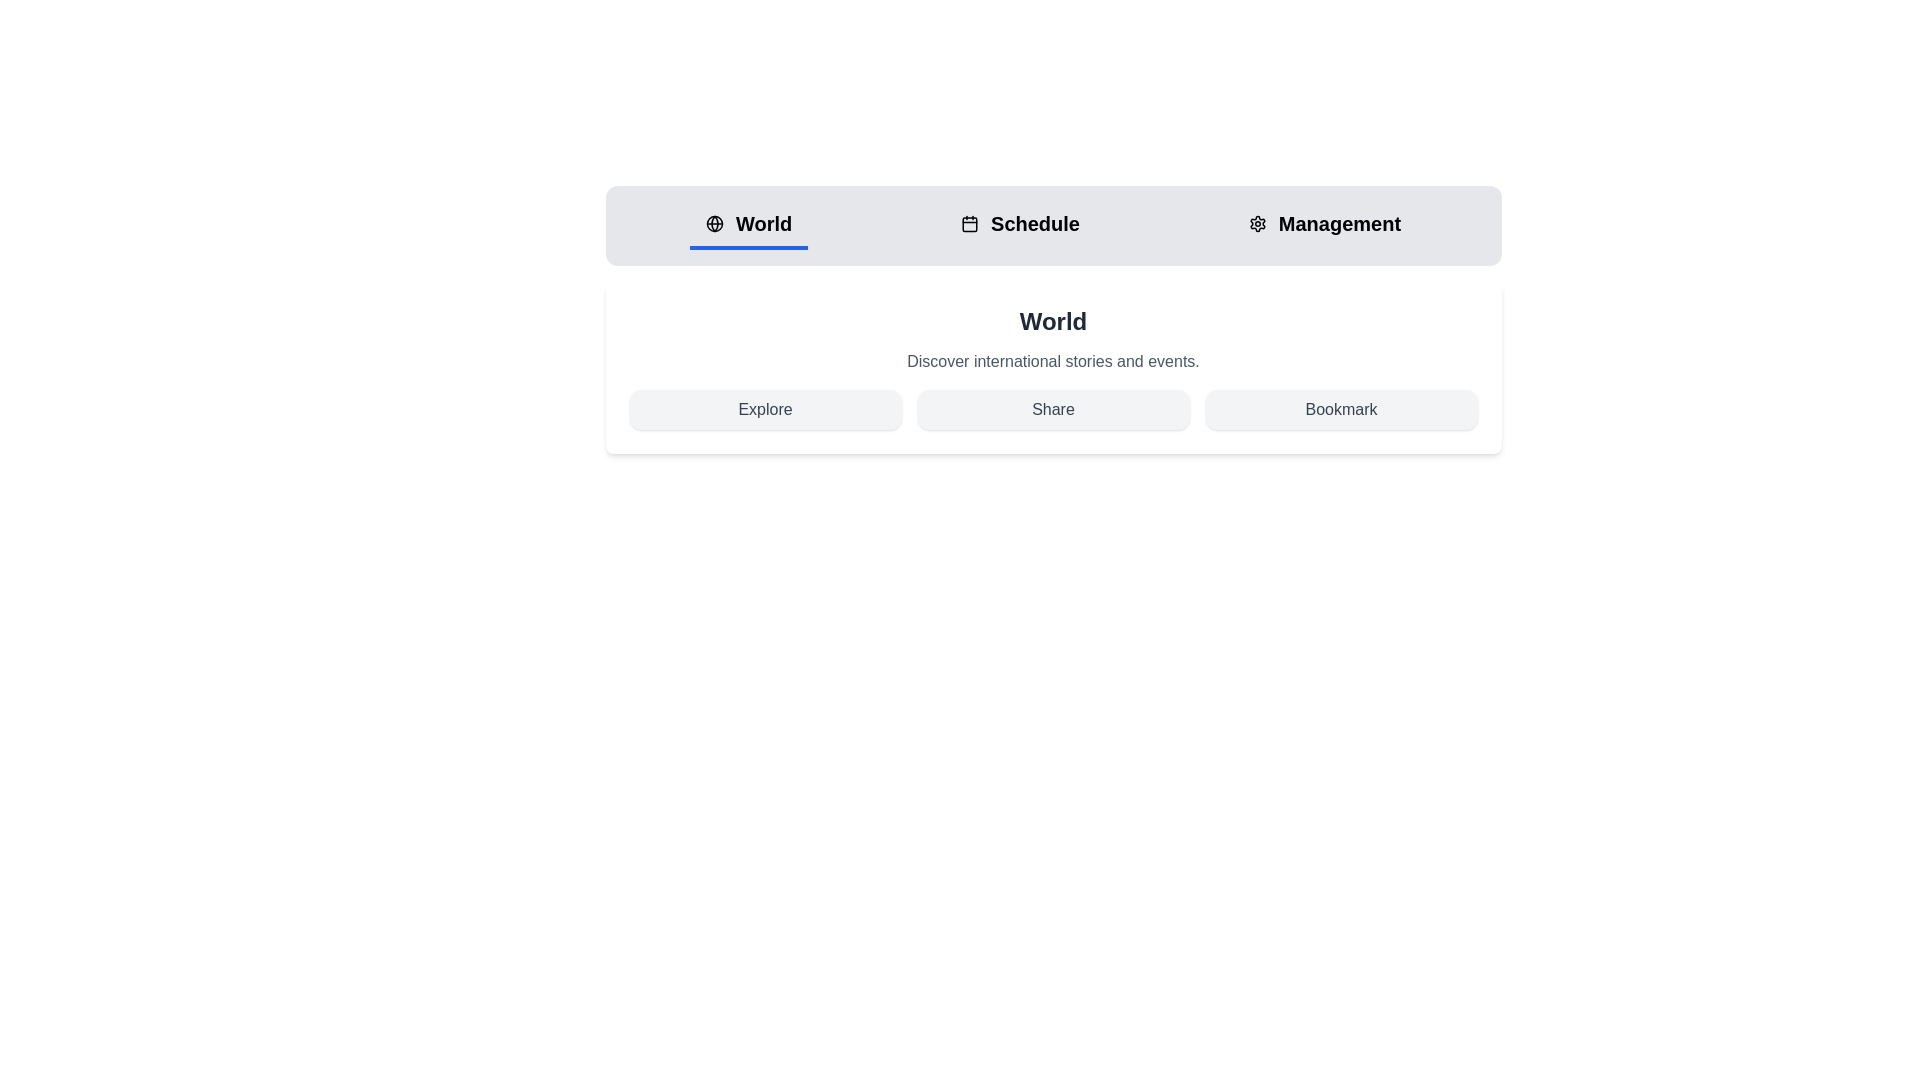  Describe the element at coordinates (1341, 408) in the screenshot. I see `the Bookmark button under the active tab` at that location.